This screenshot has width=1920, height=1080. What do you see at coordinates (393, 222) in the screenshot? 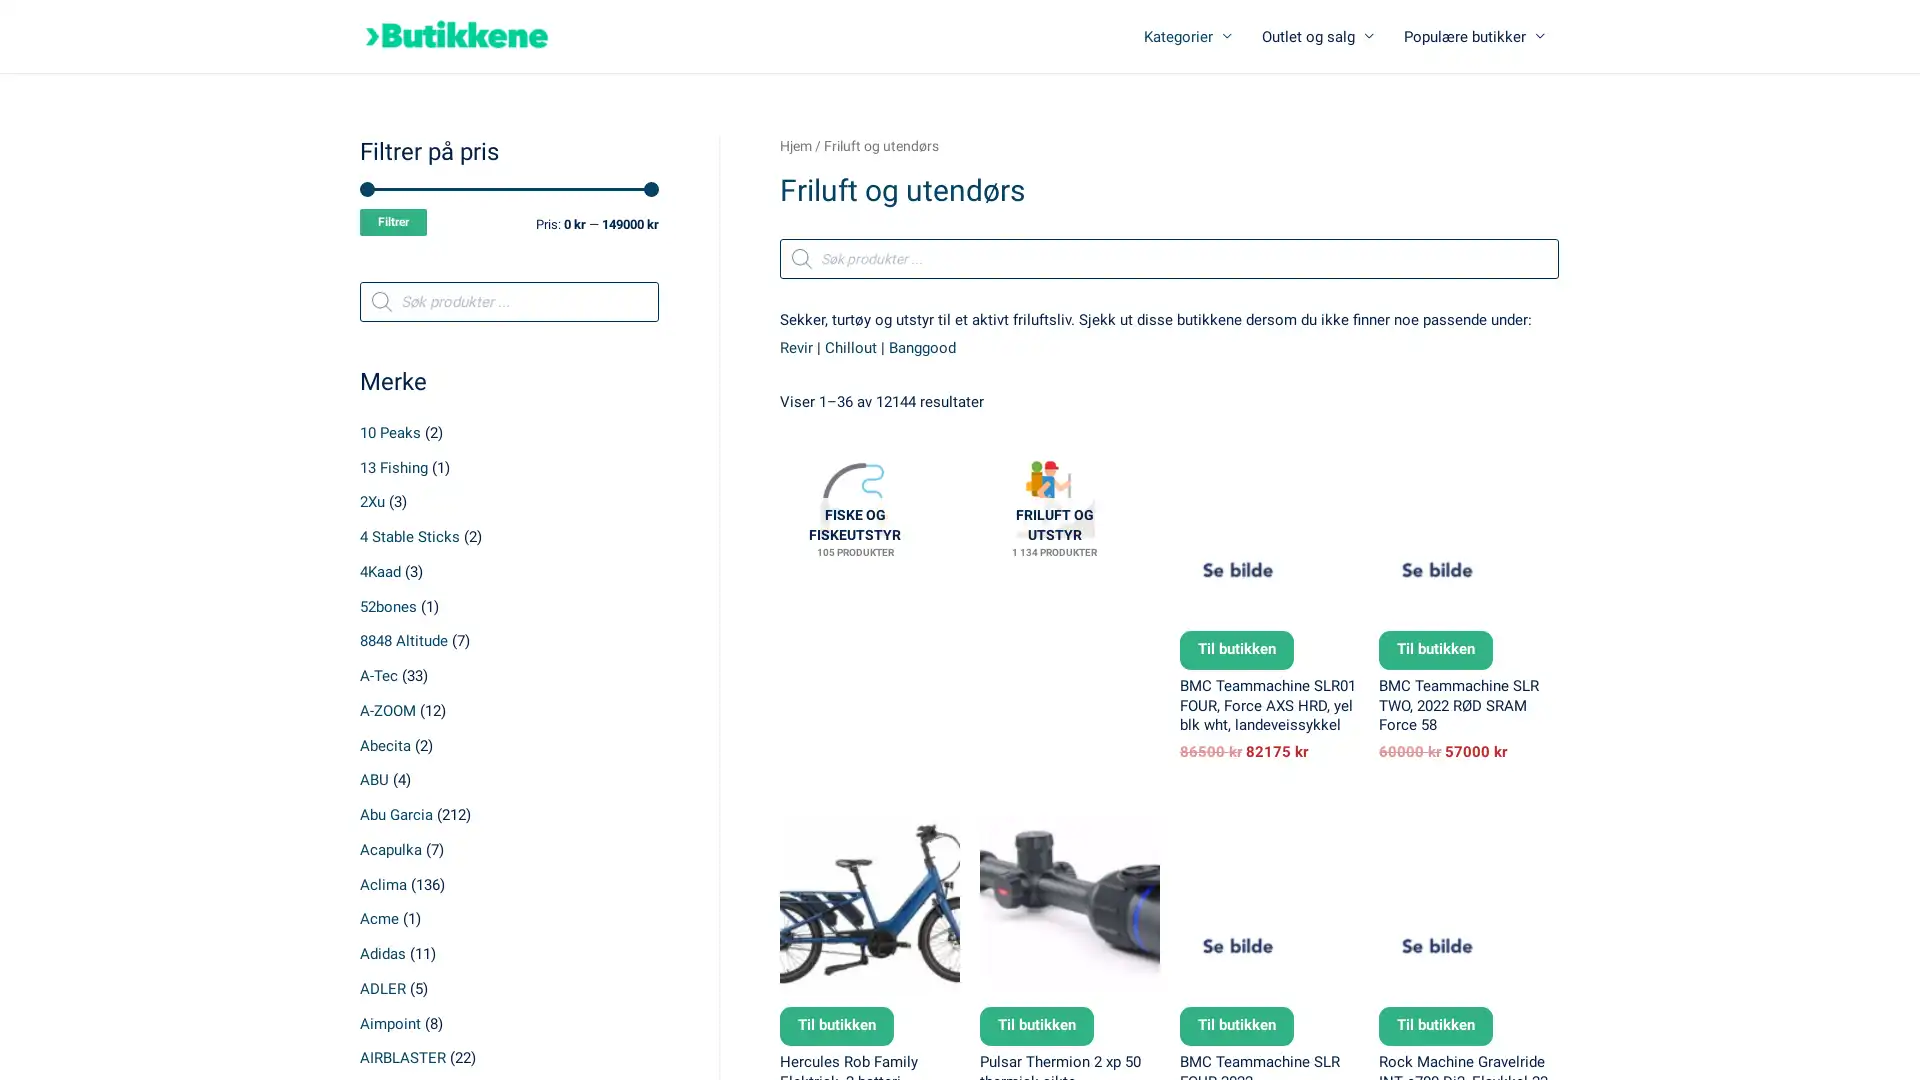
I see `Filtrer` at bounding box center [393, 222].